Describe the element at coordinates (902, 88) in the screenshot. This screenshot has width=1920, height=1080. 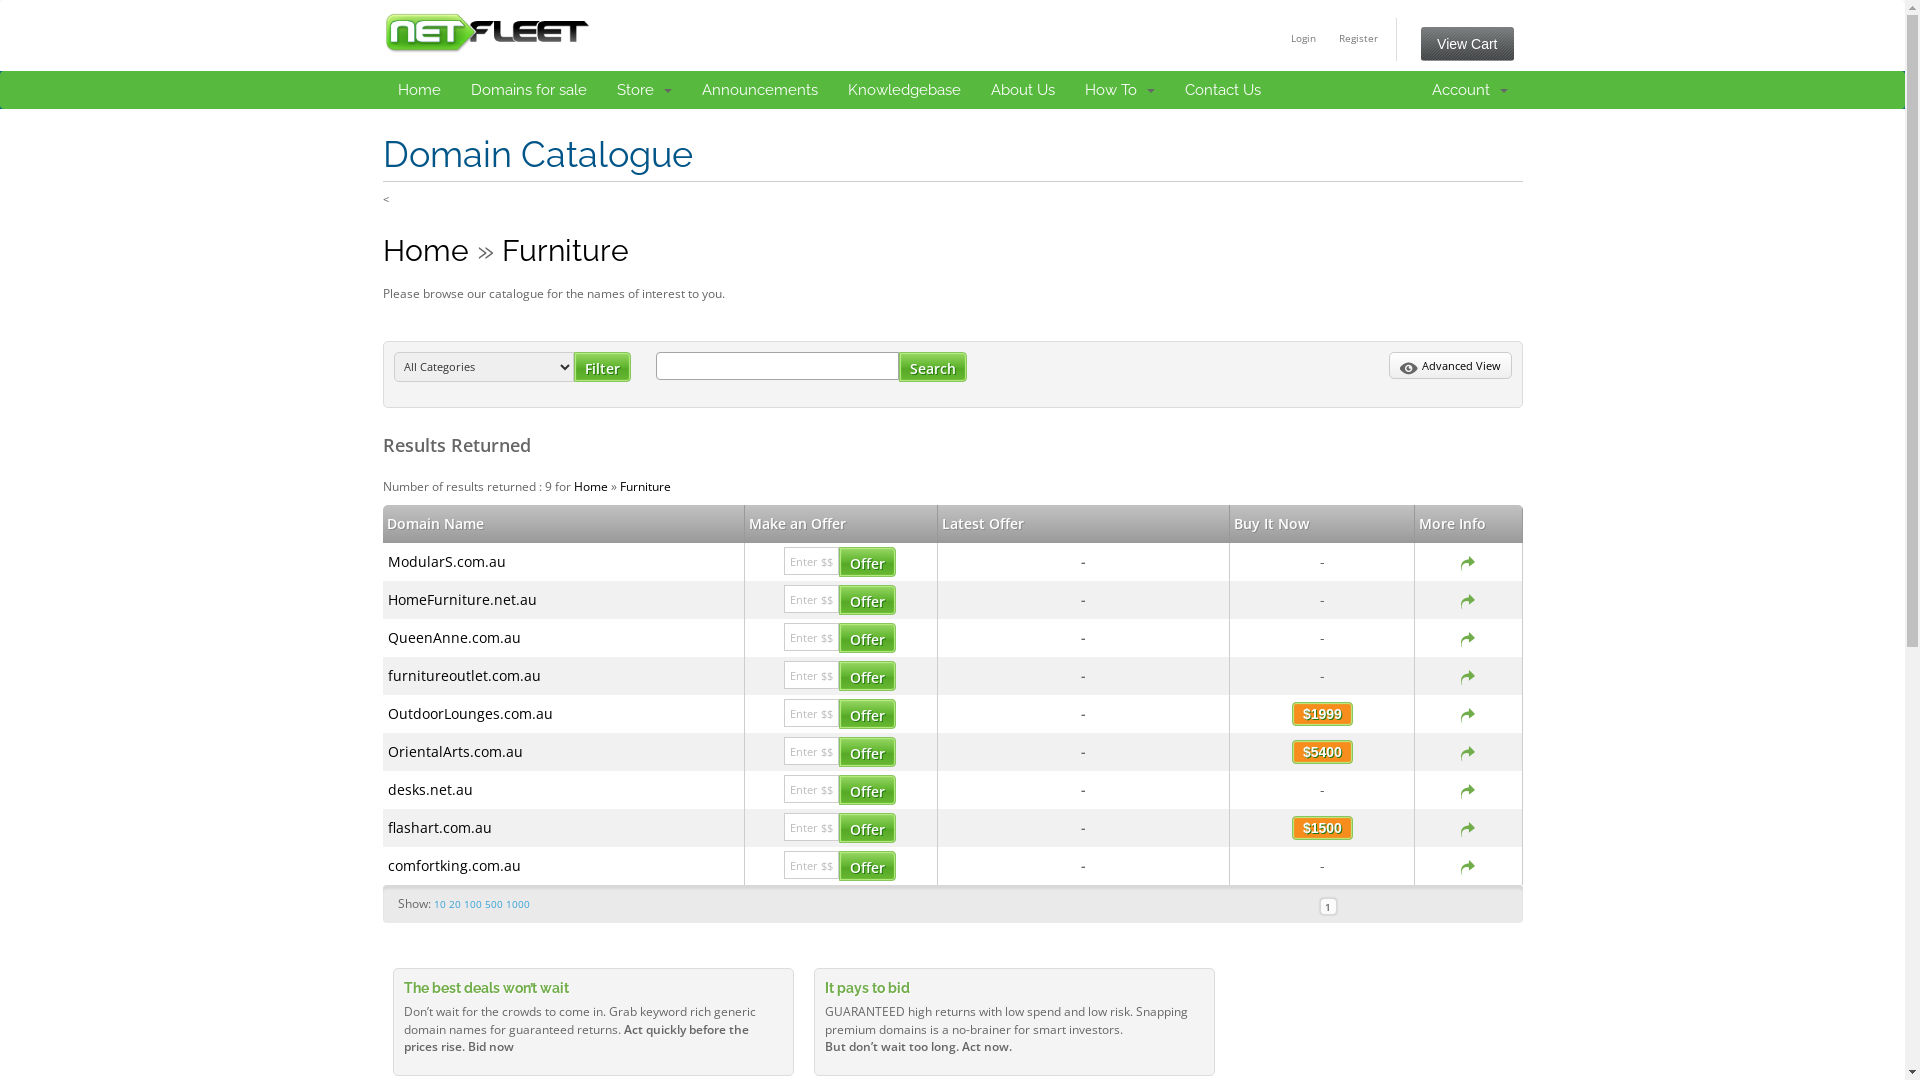
I see `'Knowledgebase'` at that location.